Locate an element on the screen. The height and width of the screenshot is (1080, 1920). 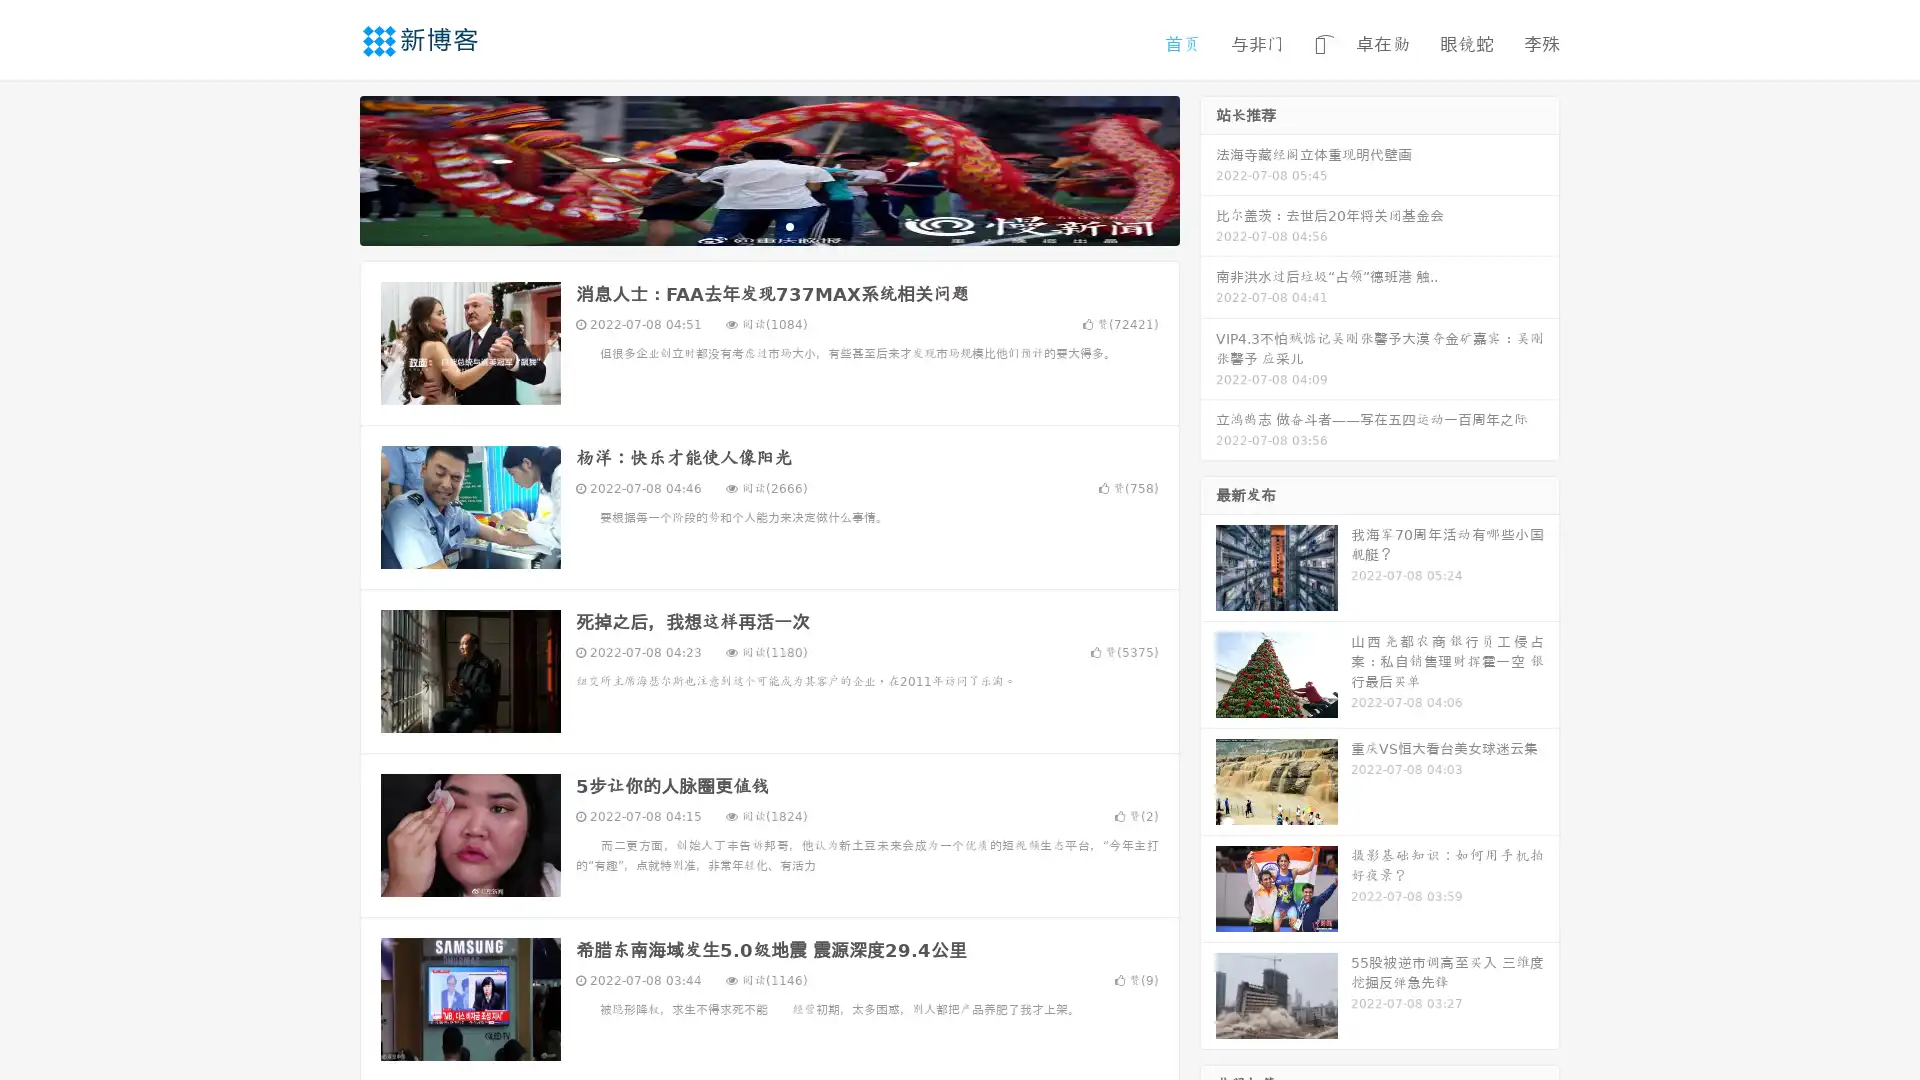
Previous slide is located at coordinates (330, 168).